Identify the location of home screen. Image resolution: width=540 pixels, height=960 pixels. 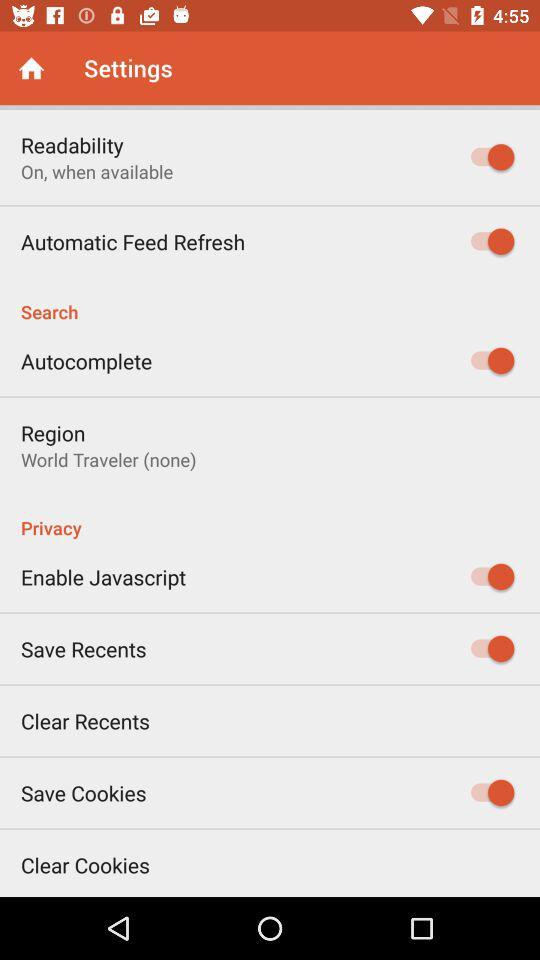
(30, 68).